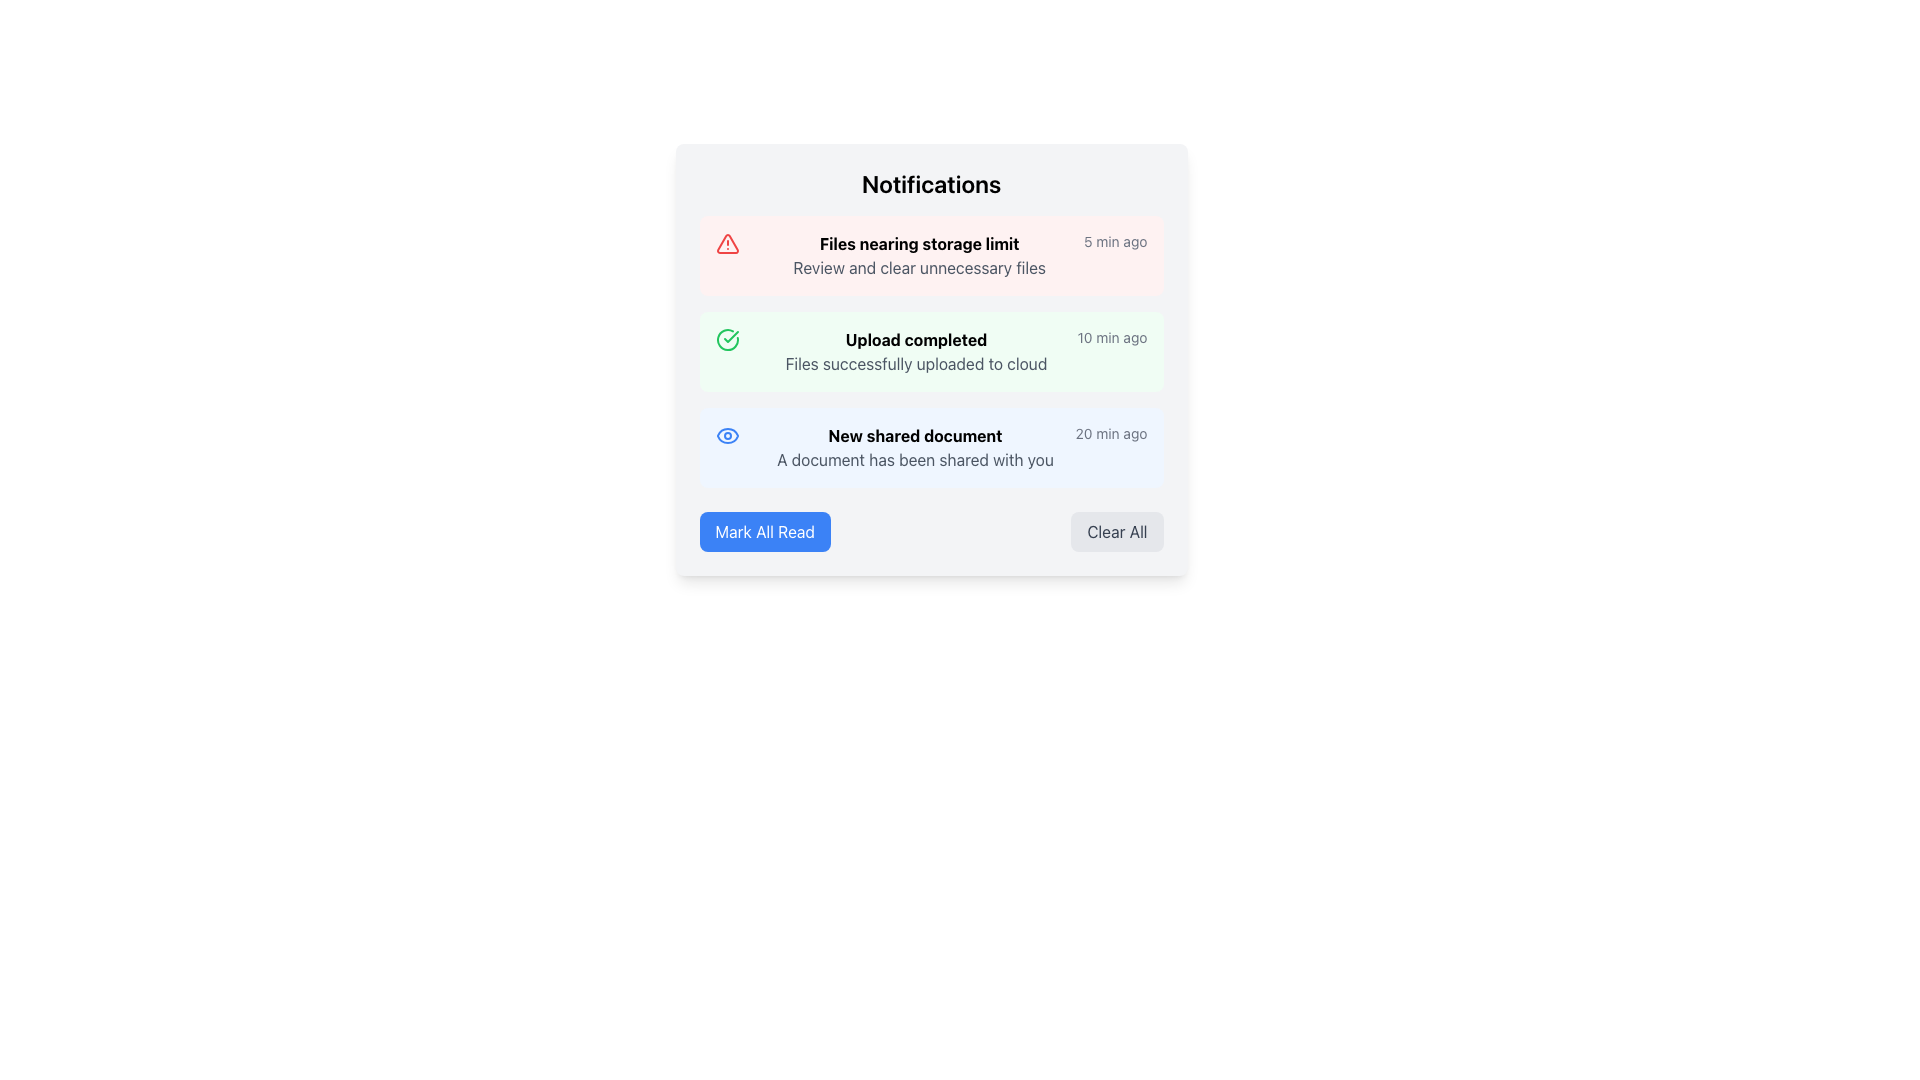 The width and height of the screenshot is (1920, 1080). I want to click on the interactive parts of the Notification card with a light green background that reads 'Upload completed', located in the Notifications panel, so click(930, 350).